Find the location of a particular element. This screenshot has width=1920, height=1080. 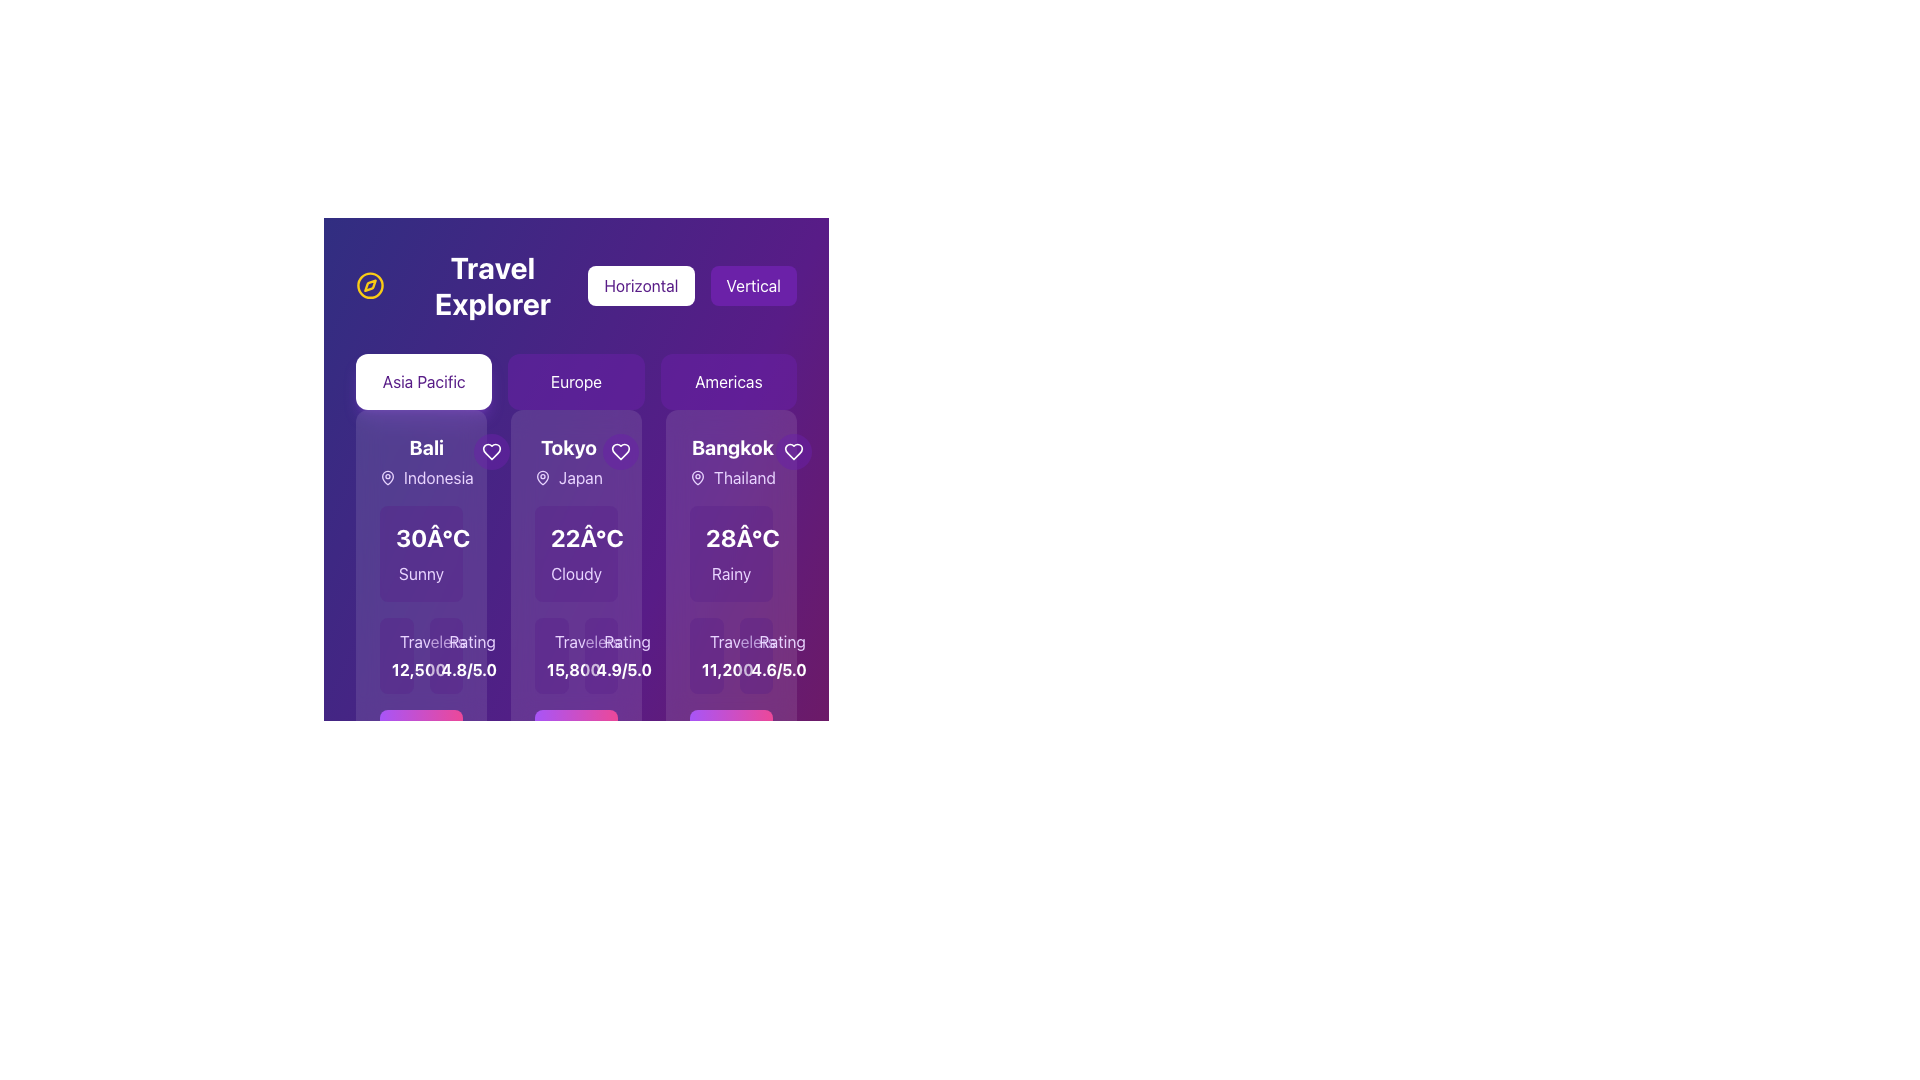

the fourth star icon in the rating section of the 'Tokyo' card, which visually represents a rating of 4.9 out of 5.0 is located at coordinates (607, 645).